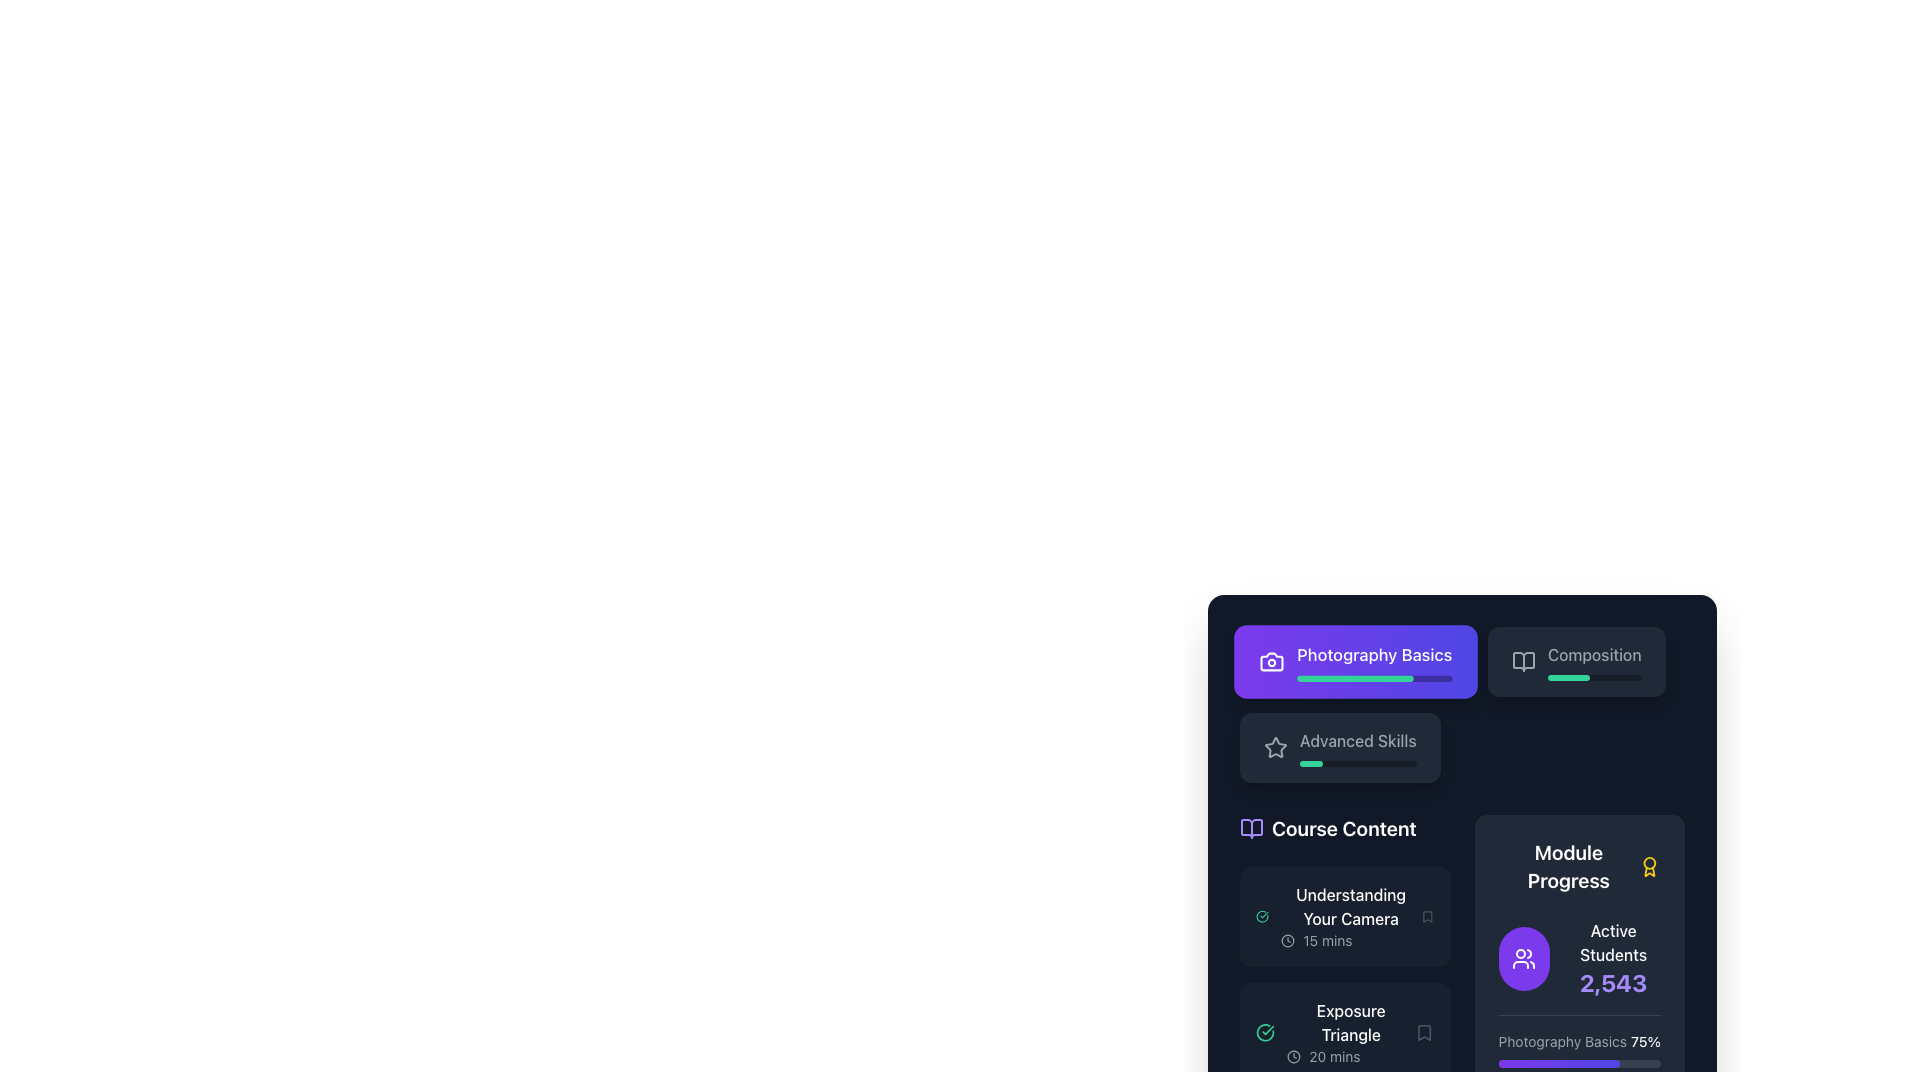 The width and height of the screenshot is (1920, 1080). I want to click on the green circular icon with a checkmark, located to the left of the 'Understanding Your Camera' title in the 'Course Content' section, so click(1261, 917).